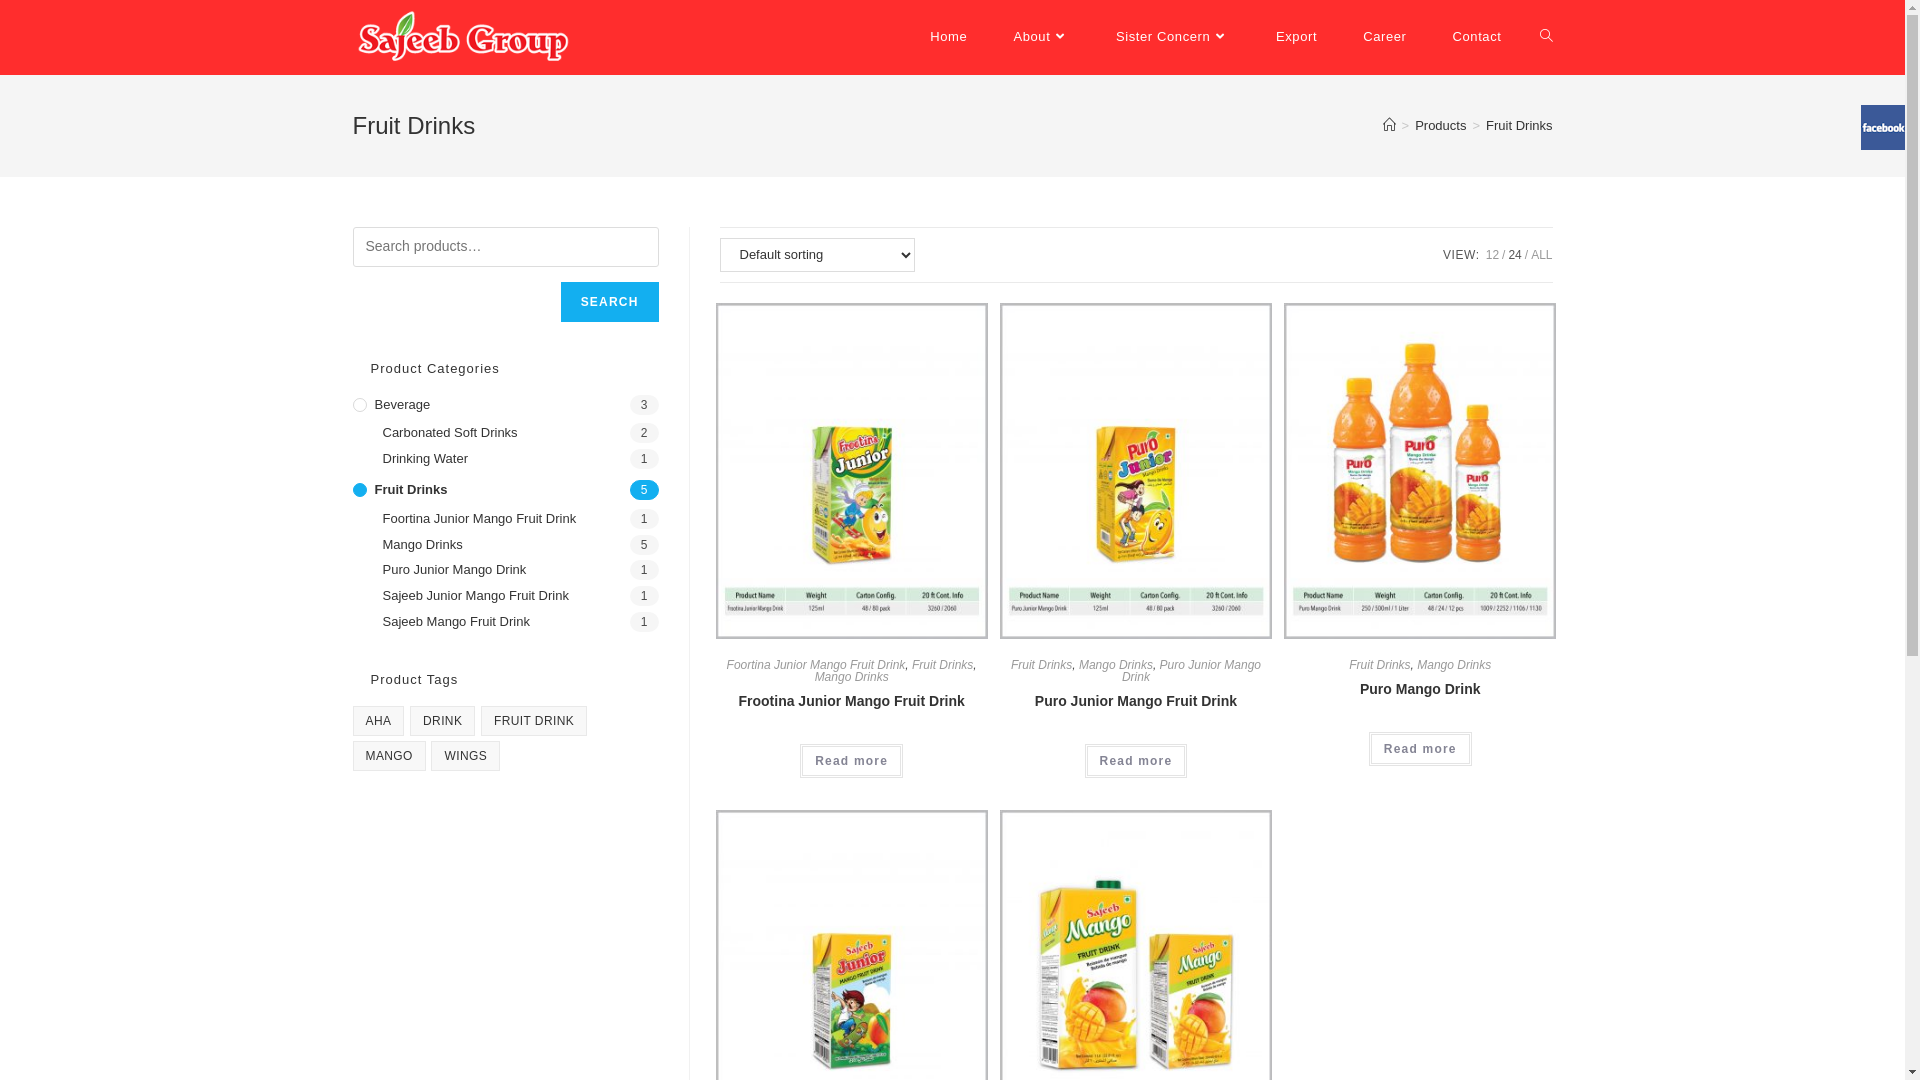  Describe the element at coordinates (1428, 37) in the screenshot. I see `'Contact'` at that location.